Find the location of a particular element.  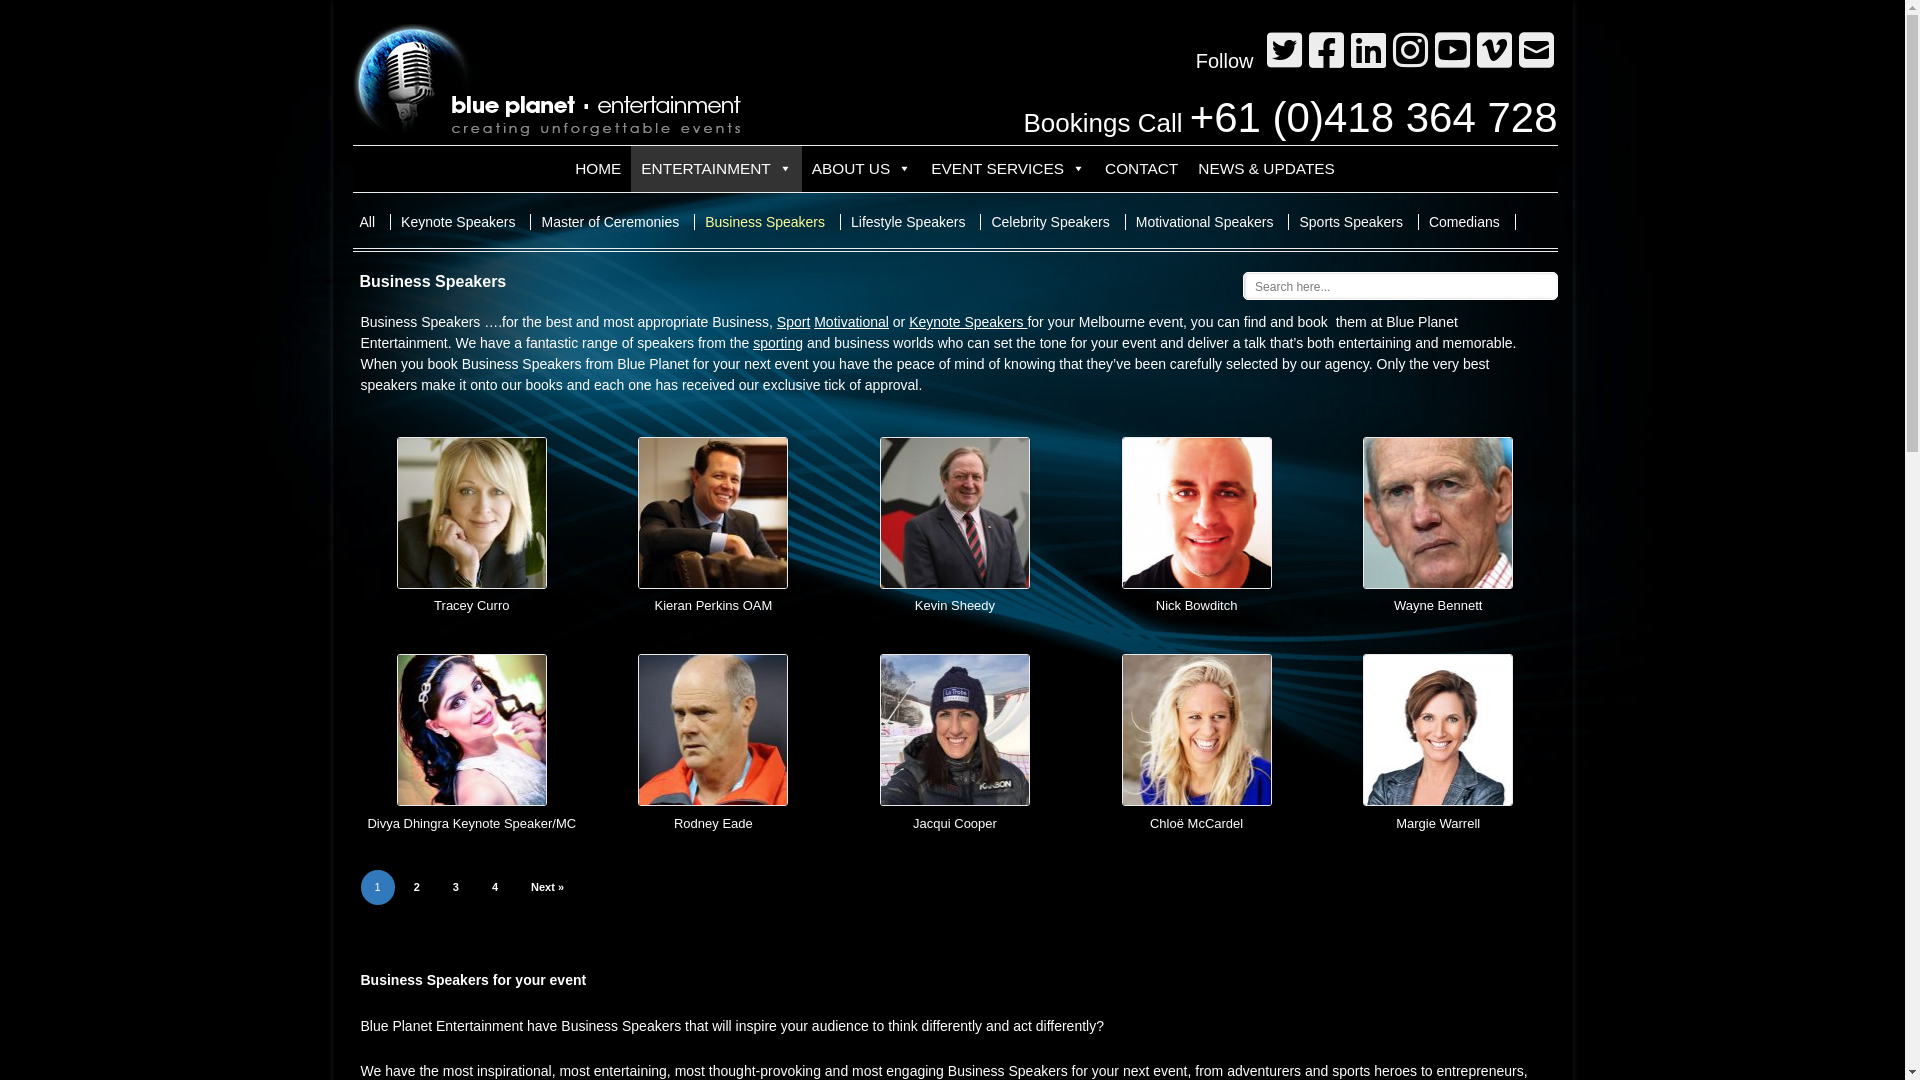

'EVENT SERVICES' is located at coordinates (1008, 168).